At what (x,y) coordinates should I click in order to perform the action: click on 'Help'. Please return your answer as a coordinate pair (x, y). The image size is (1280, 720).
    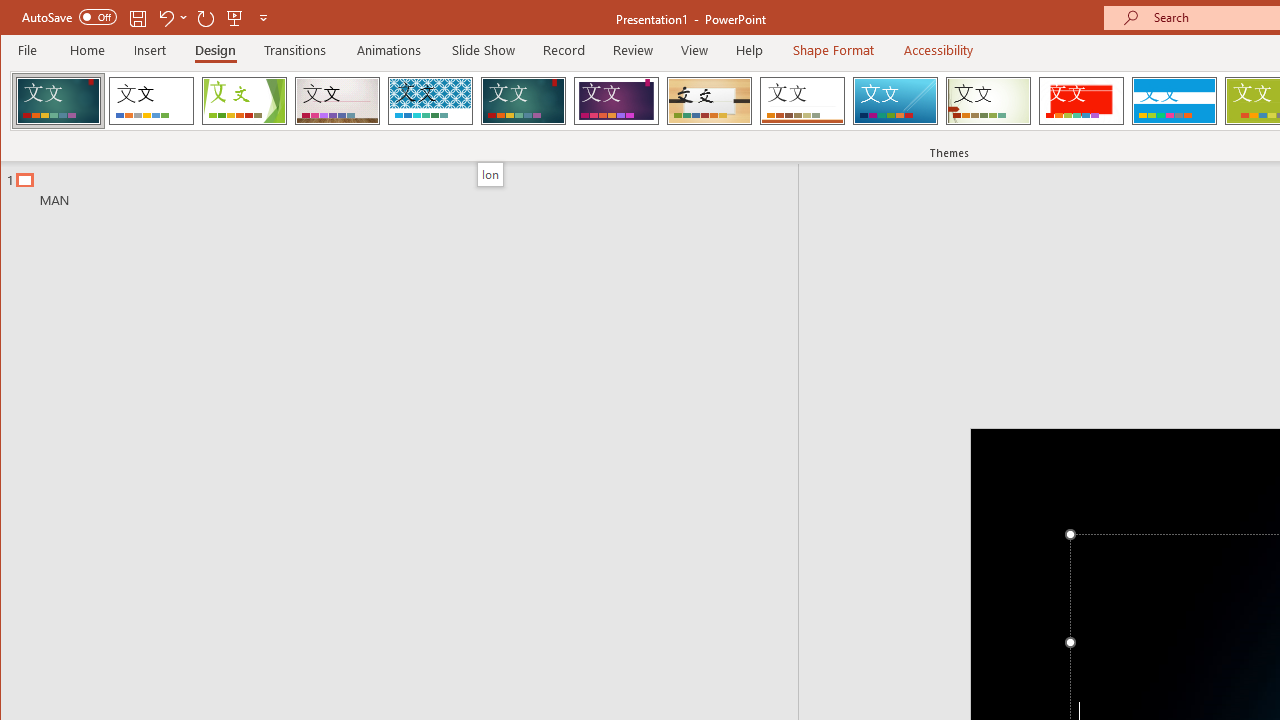
    Looking at the image, I should click on (749, 49).